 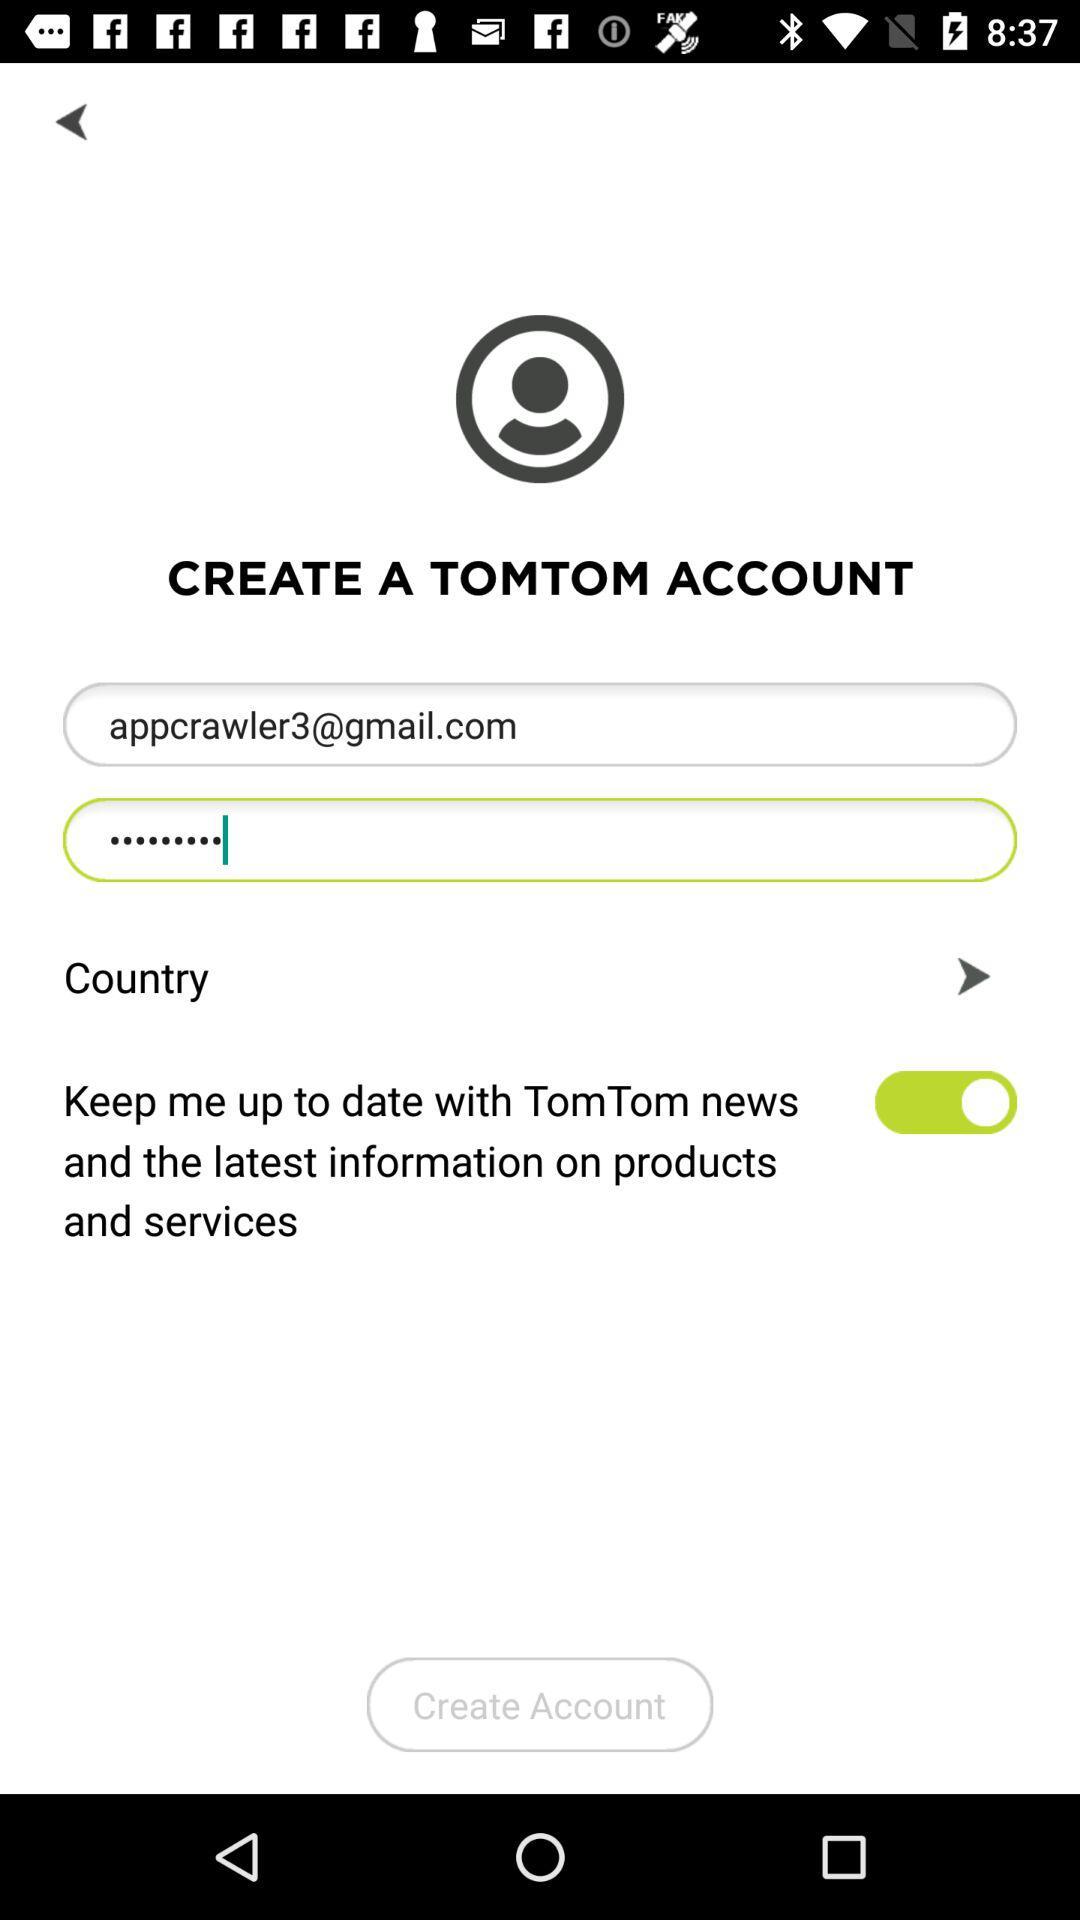 What do you see at coordinates (945, 1101) in the screenshot?
I see `keep on` at bounding box center [945, 1101].